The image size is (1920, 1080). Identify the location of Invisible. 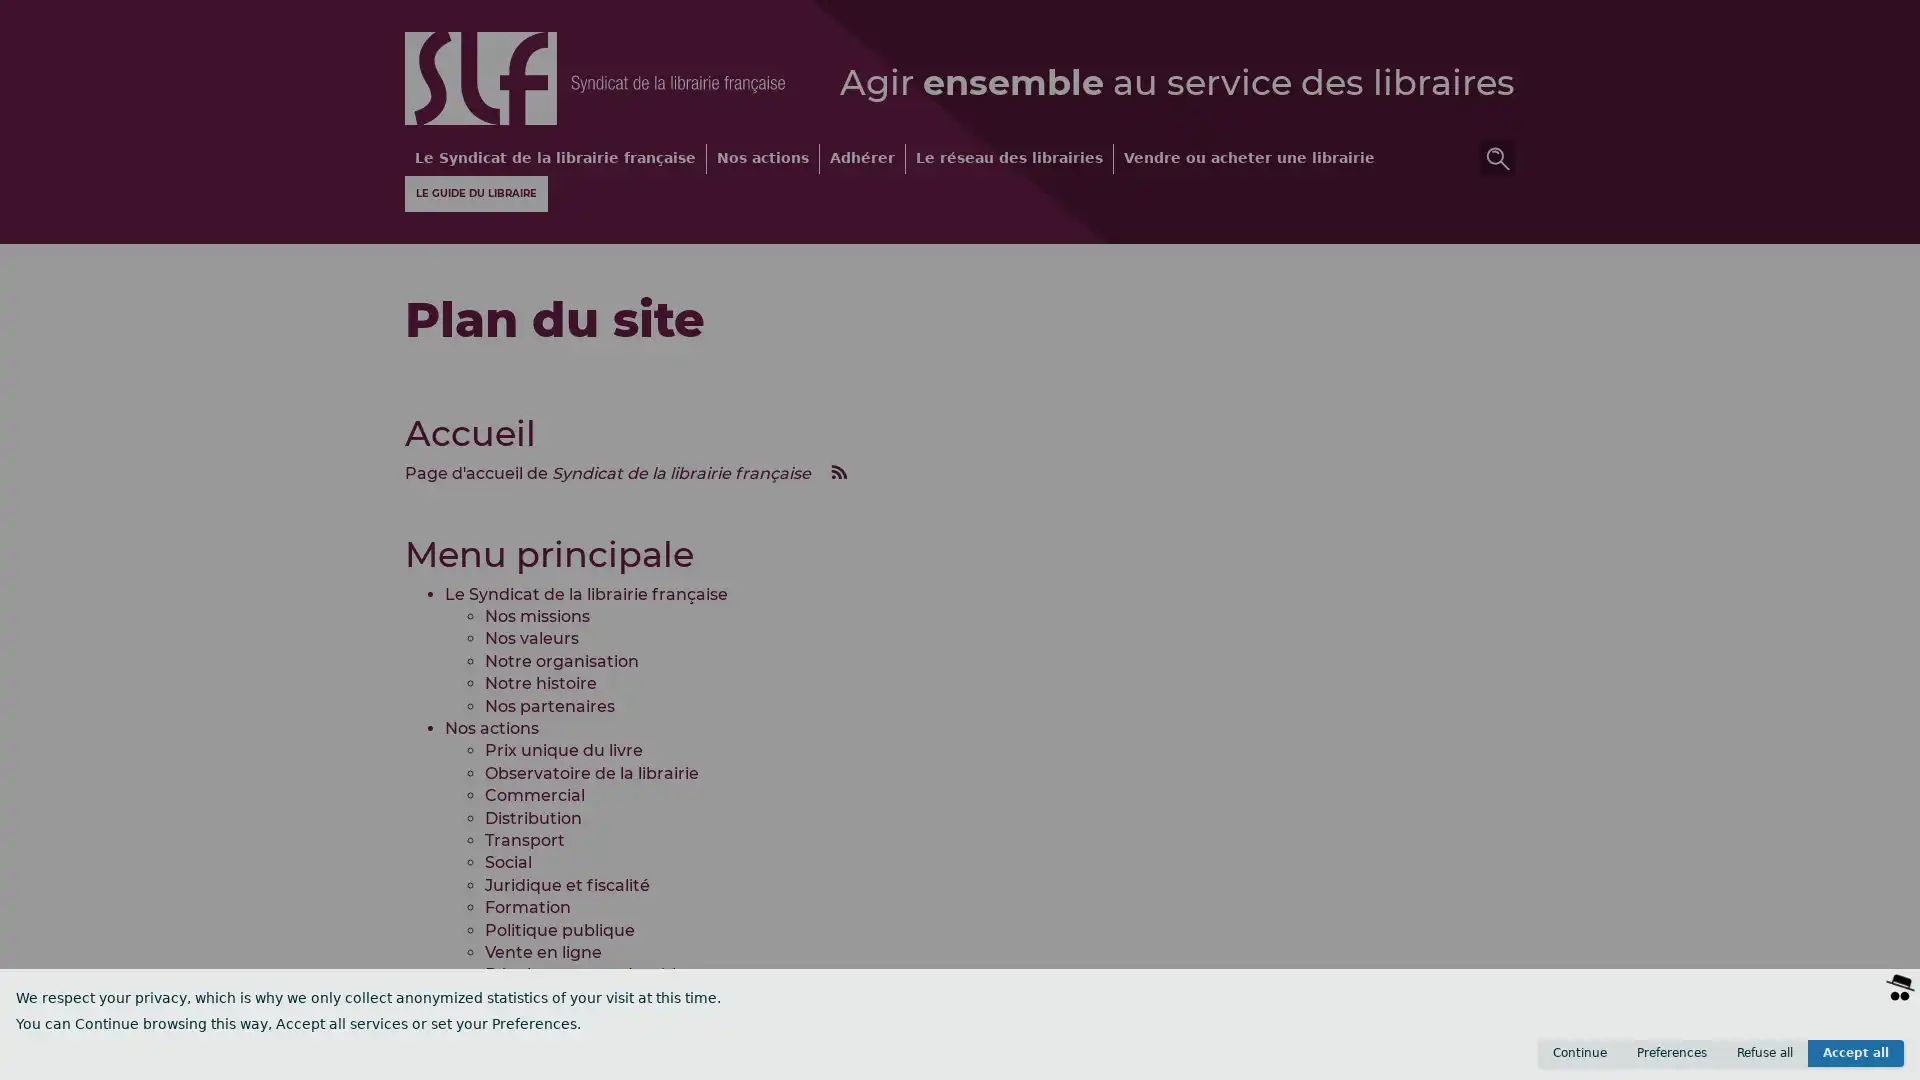
(1801, 1059).